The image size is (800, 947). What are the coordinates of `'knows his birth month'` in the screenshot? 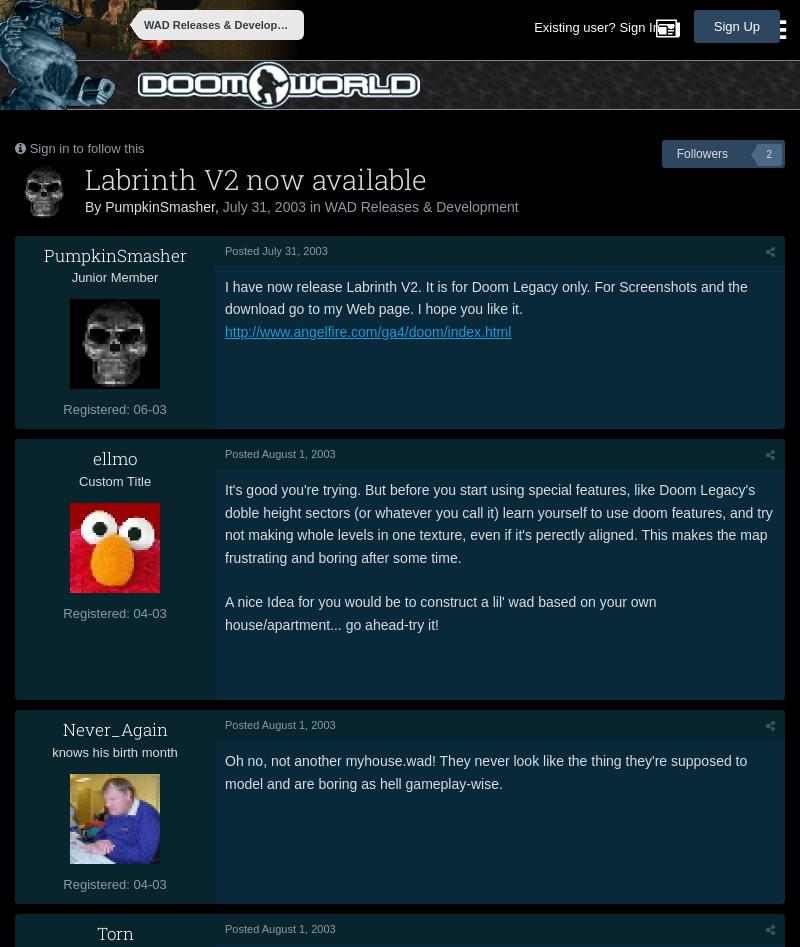 It's located at (113, 750).